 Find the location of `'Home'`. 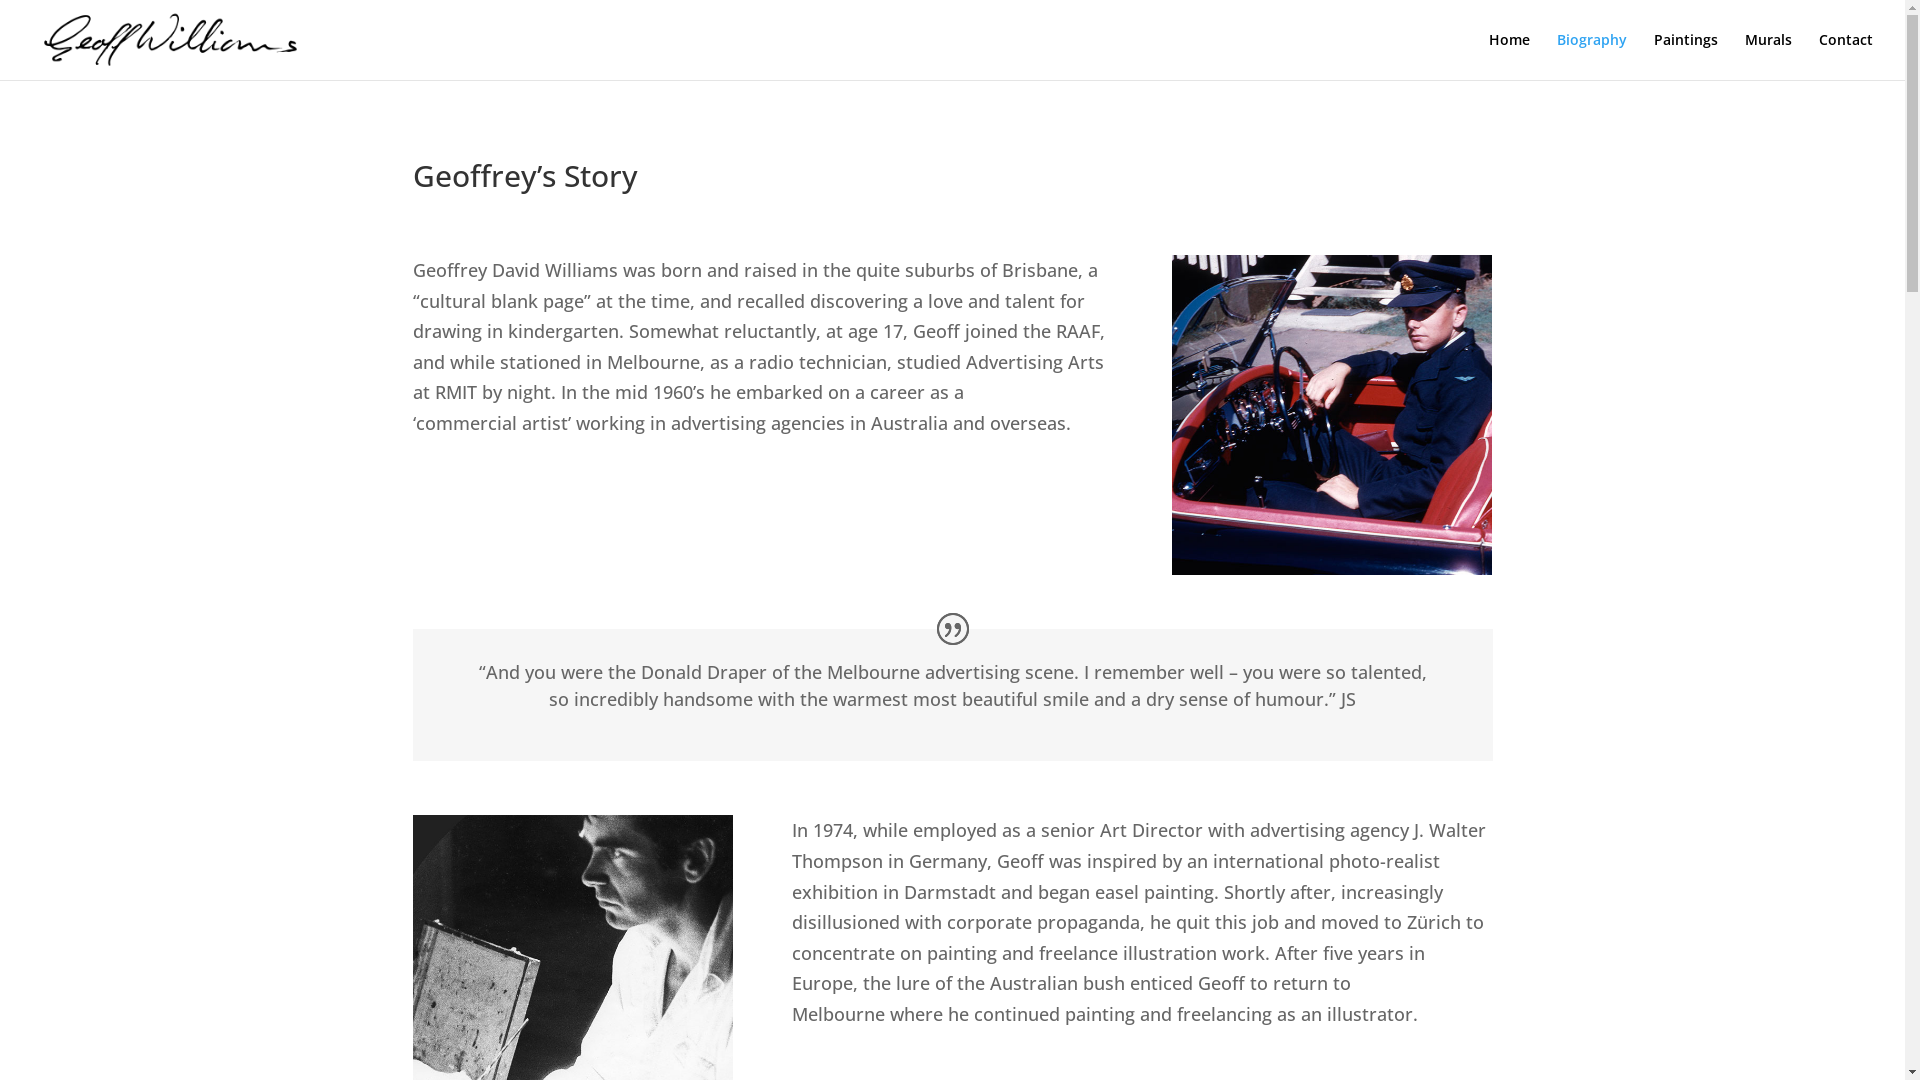

'Home' is located at coordinates (1488, 55).